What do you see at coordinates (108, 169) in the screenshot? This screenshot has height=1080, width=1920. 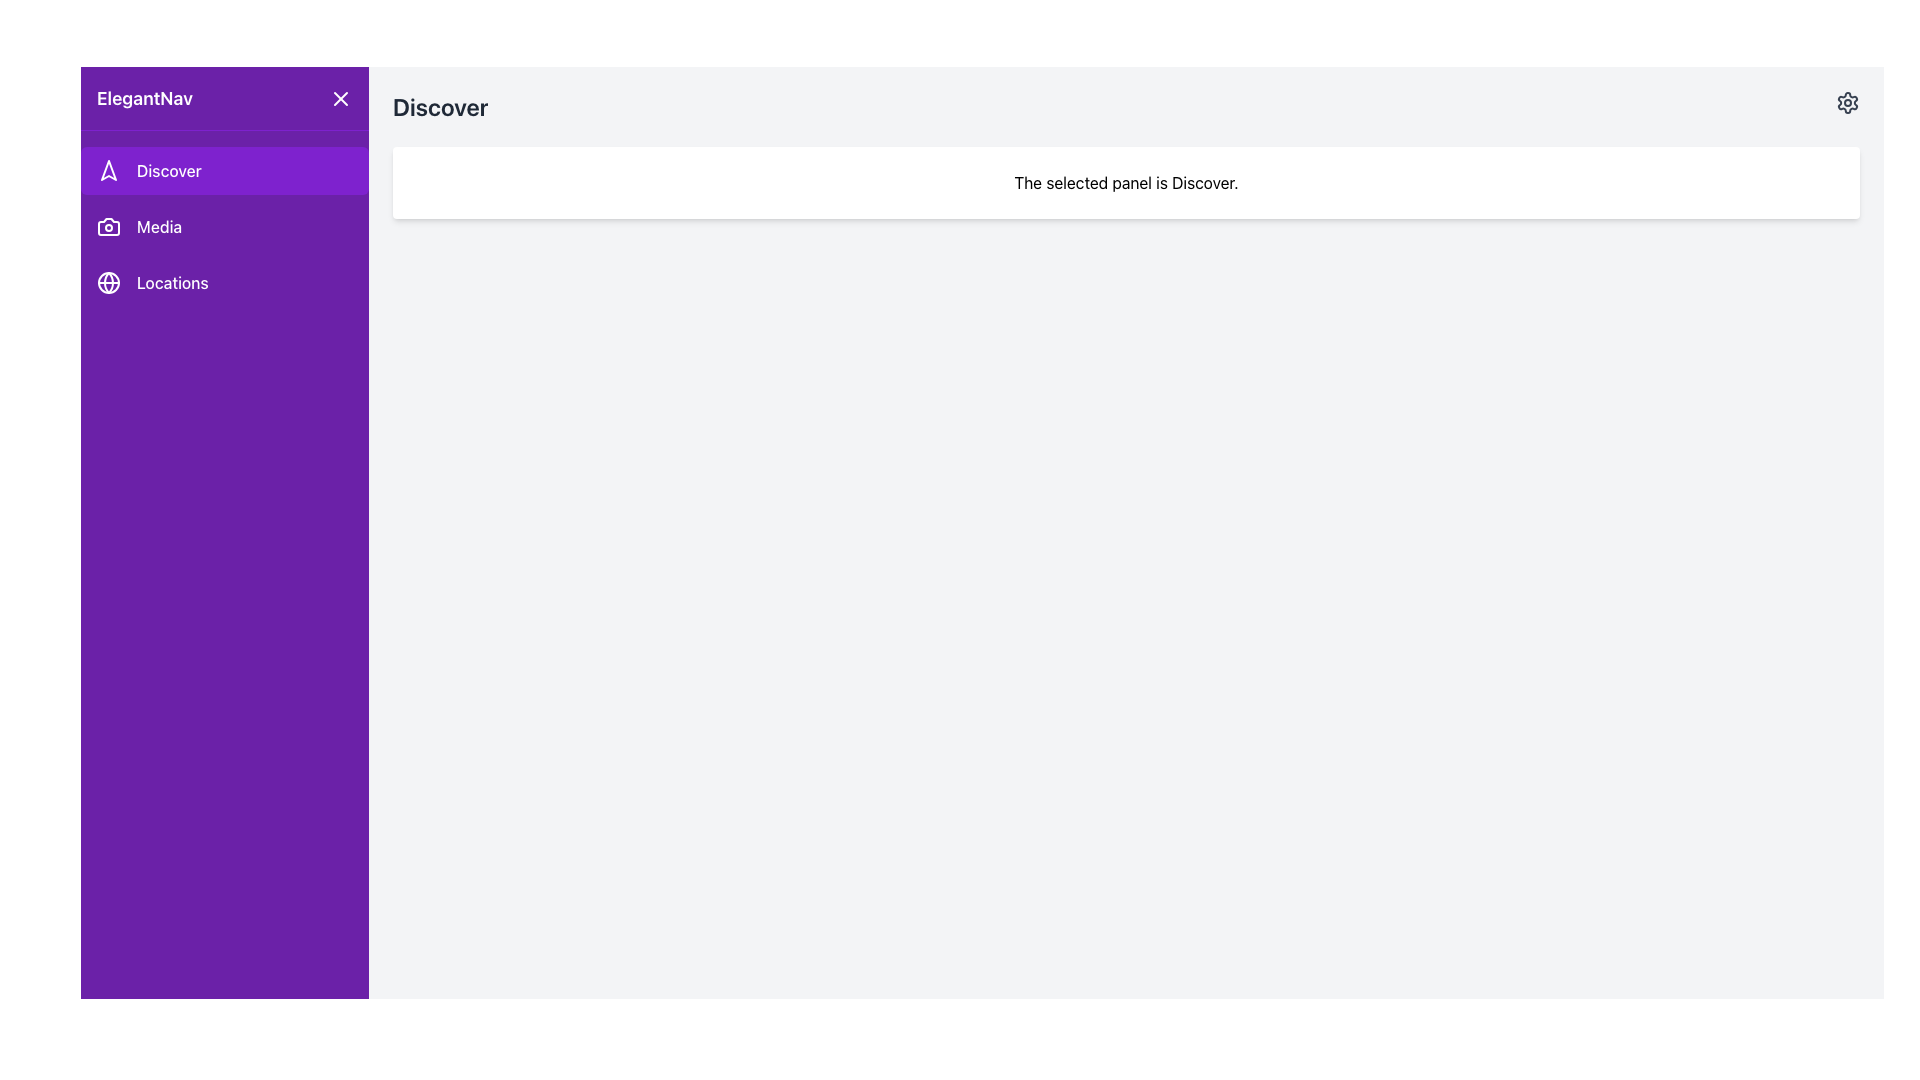 I see `the white navigation icon styled as a pointer or arrowhead, located to the left of the 'Discover' text in the vertical navigation menu` at bounding box center [108, 169].